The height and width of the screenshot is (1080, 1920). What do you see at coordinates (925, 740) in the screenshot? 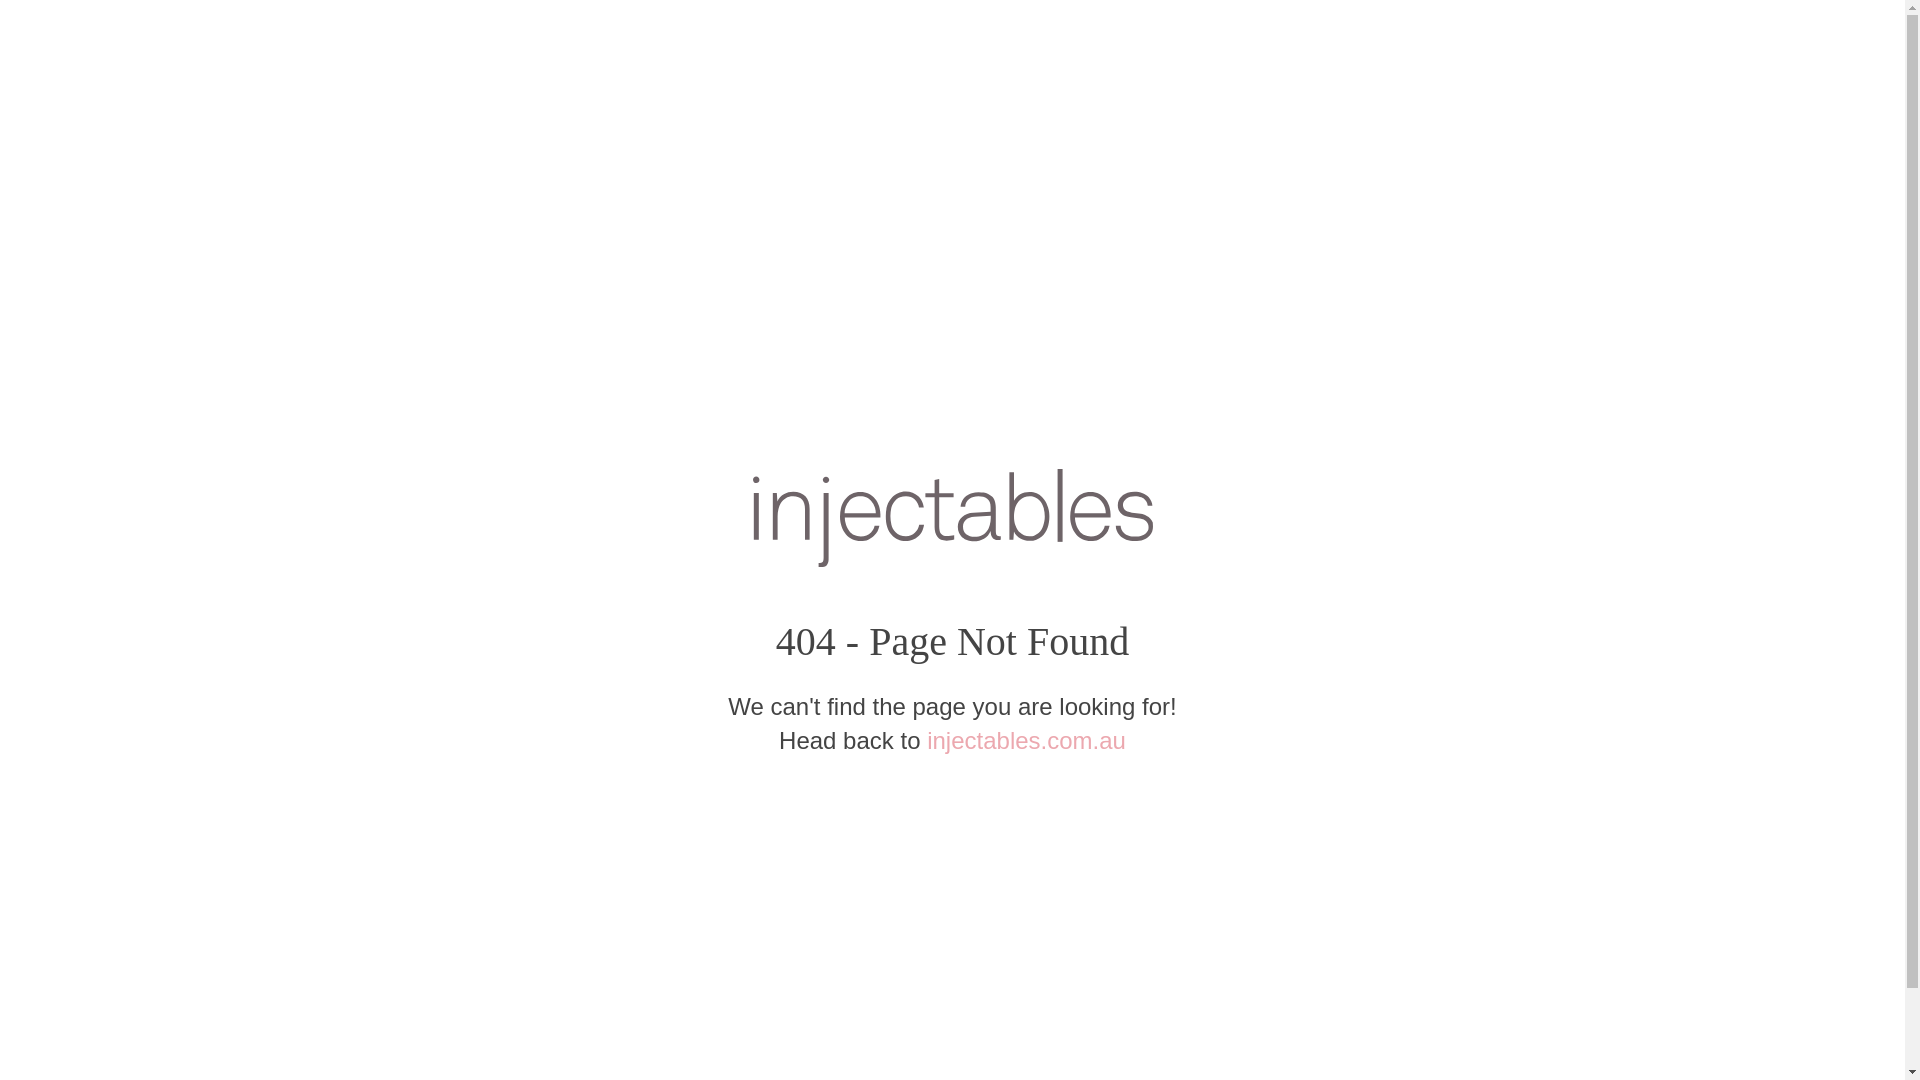
I see `'injectables.com.au'` at bounding box center [925, 740].